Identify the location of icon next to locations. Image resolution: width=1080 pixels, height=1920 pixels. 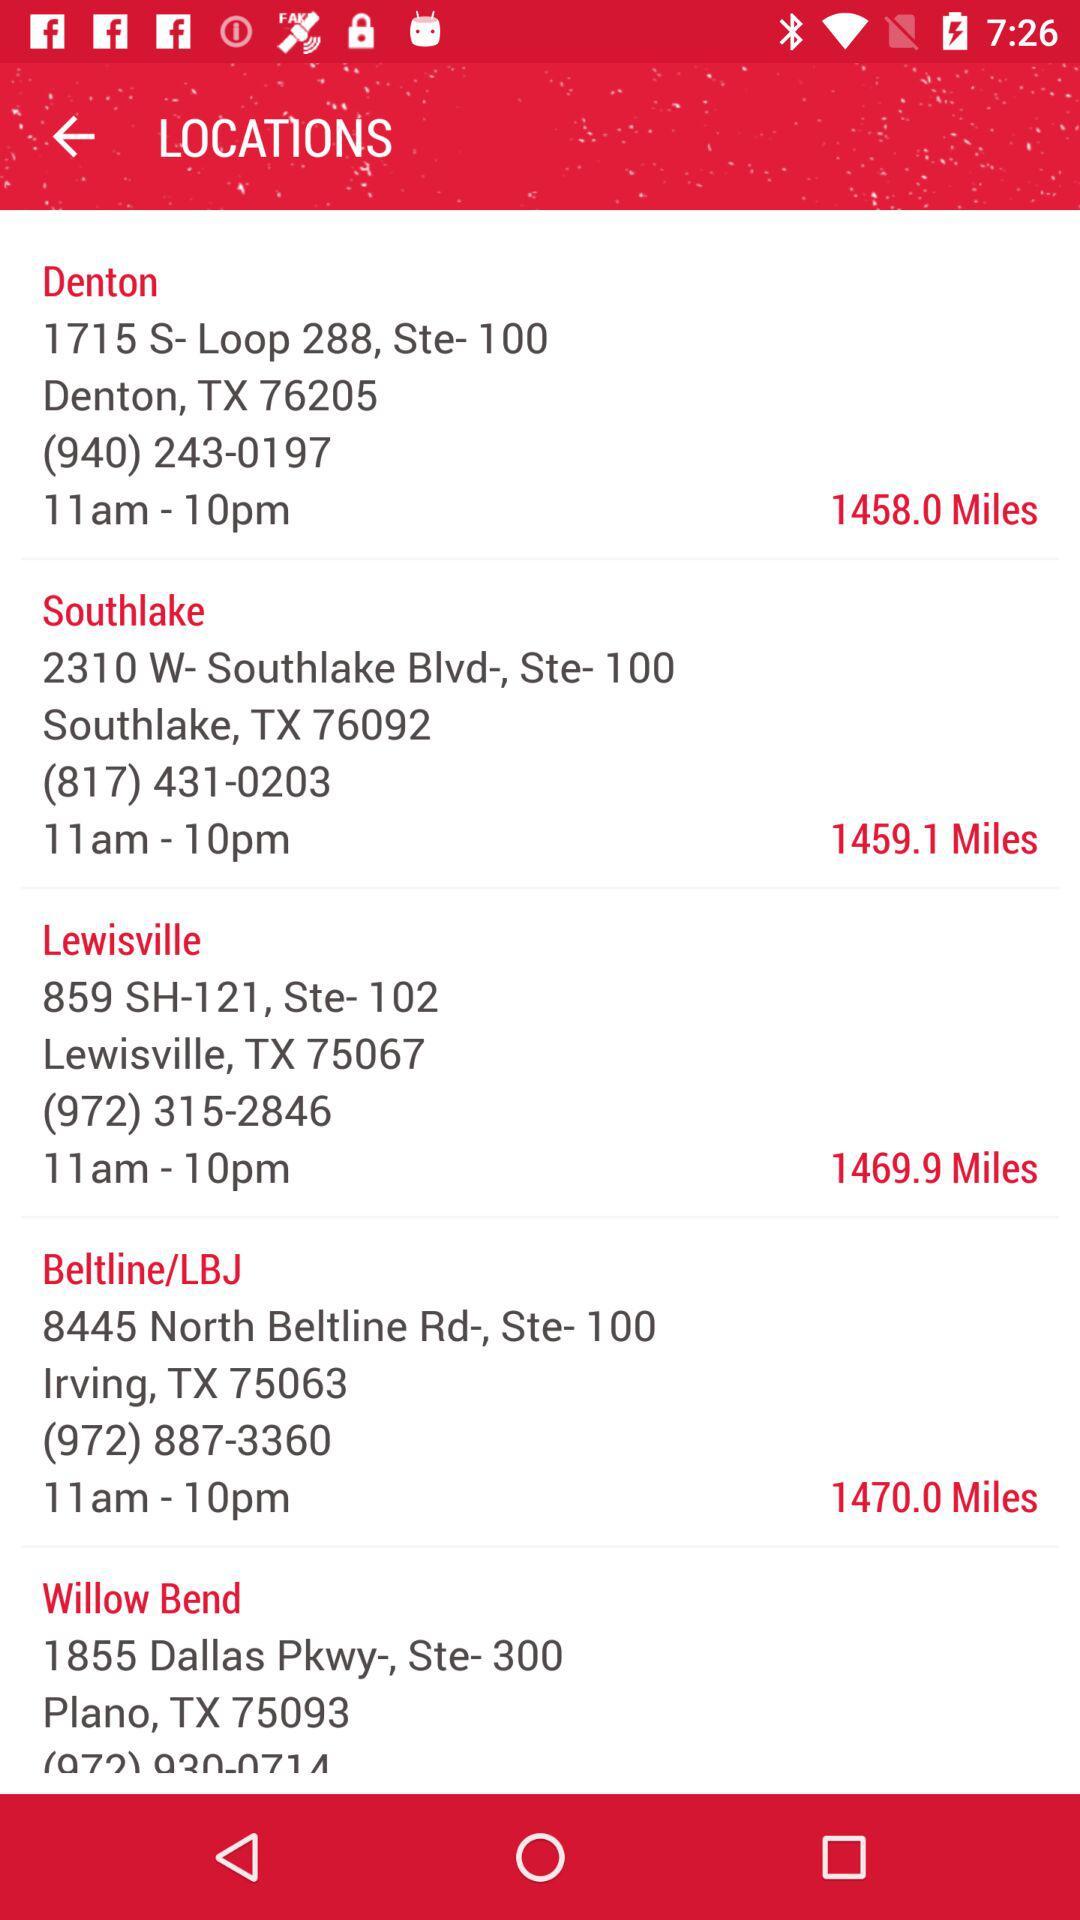
(72, 135).